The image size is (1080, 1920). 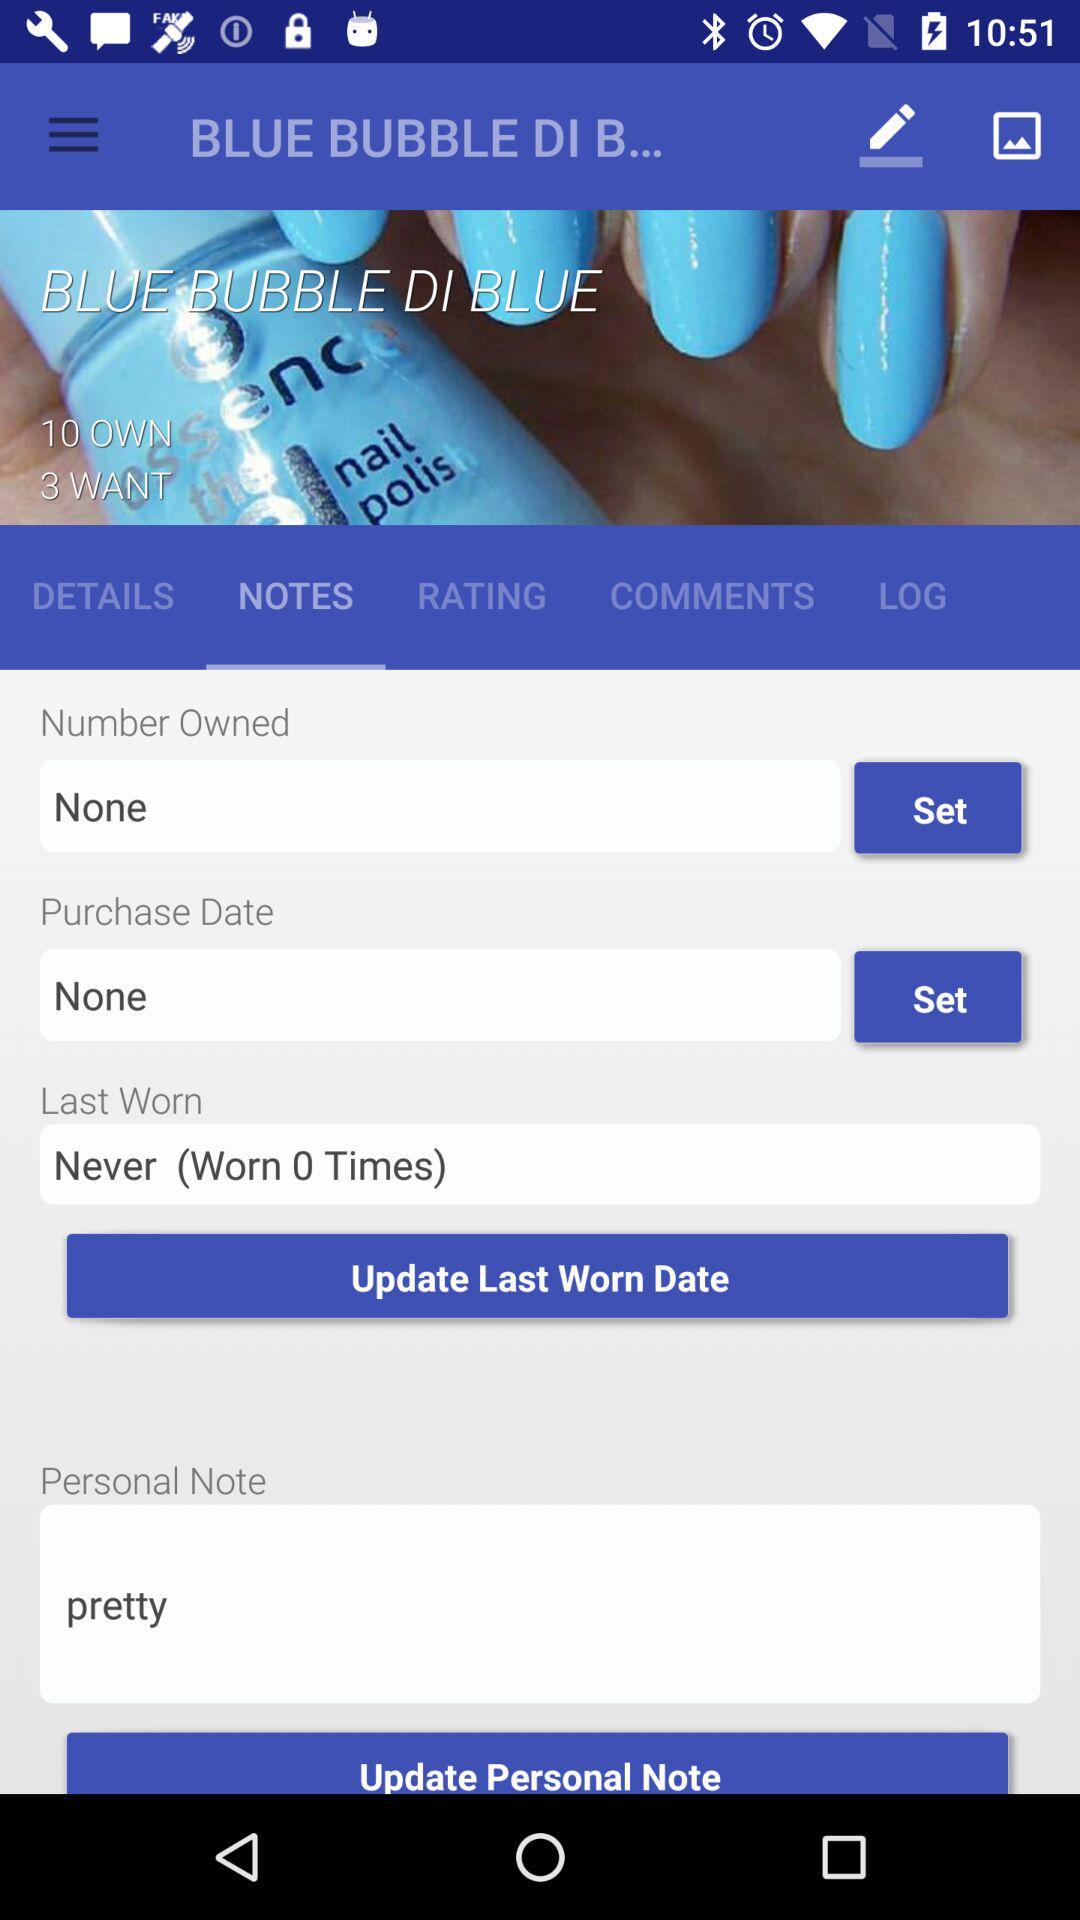 I want to click on the item to the left of notes, so click(x=103, y=593).